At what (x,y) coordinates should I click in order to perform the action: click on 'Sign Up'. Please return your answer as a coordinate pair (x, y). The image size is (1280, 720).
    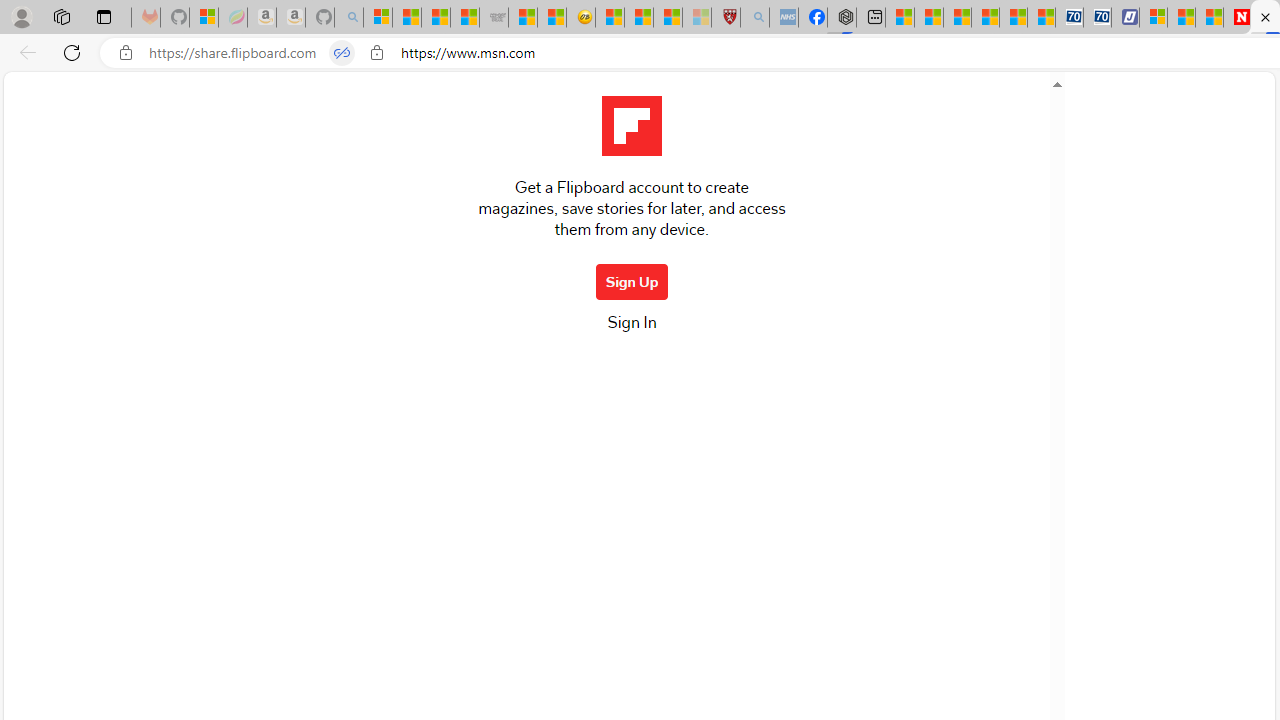
    Looking at the image, I should click on (631, 282).